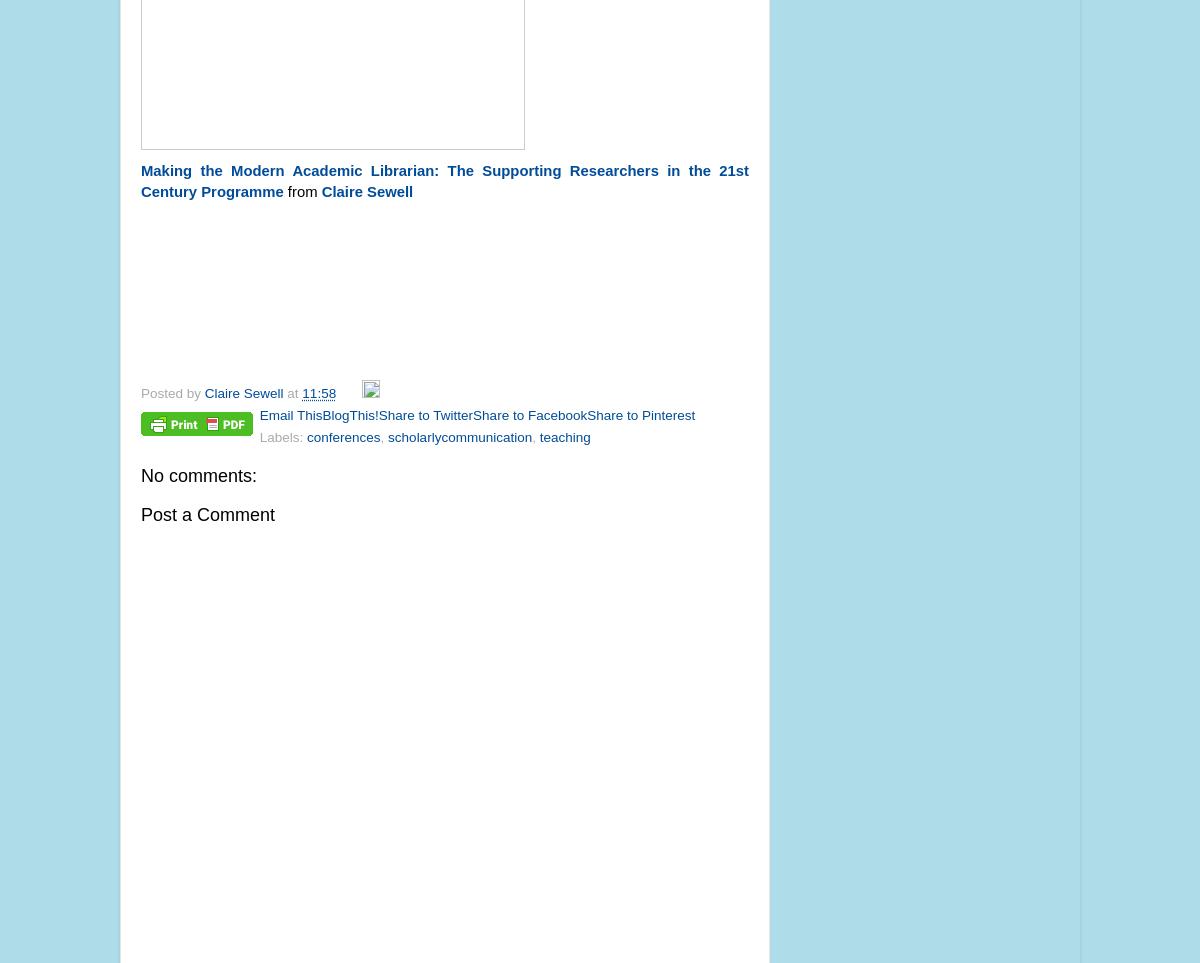 Image resolution: width=1200 pixels, height=963 pixels. Describe the element at coordinates (529, 414) in the screenshot. I see `'Share to Facebook'` at that location.